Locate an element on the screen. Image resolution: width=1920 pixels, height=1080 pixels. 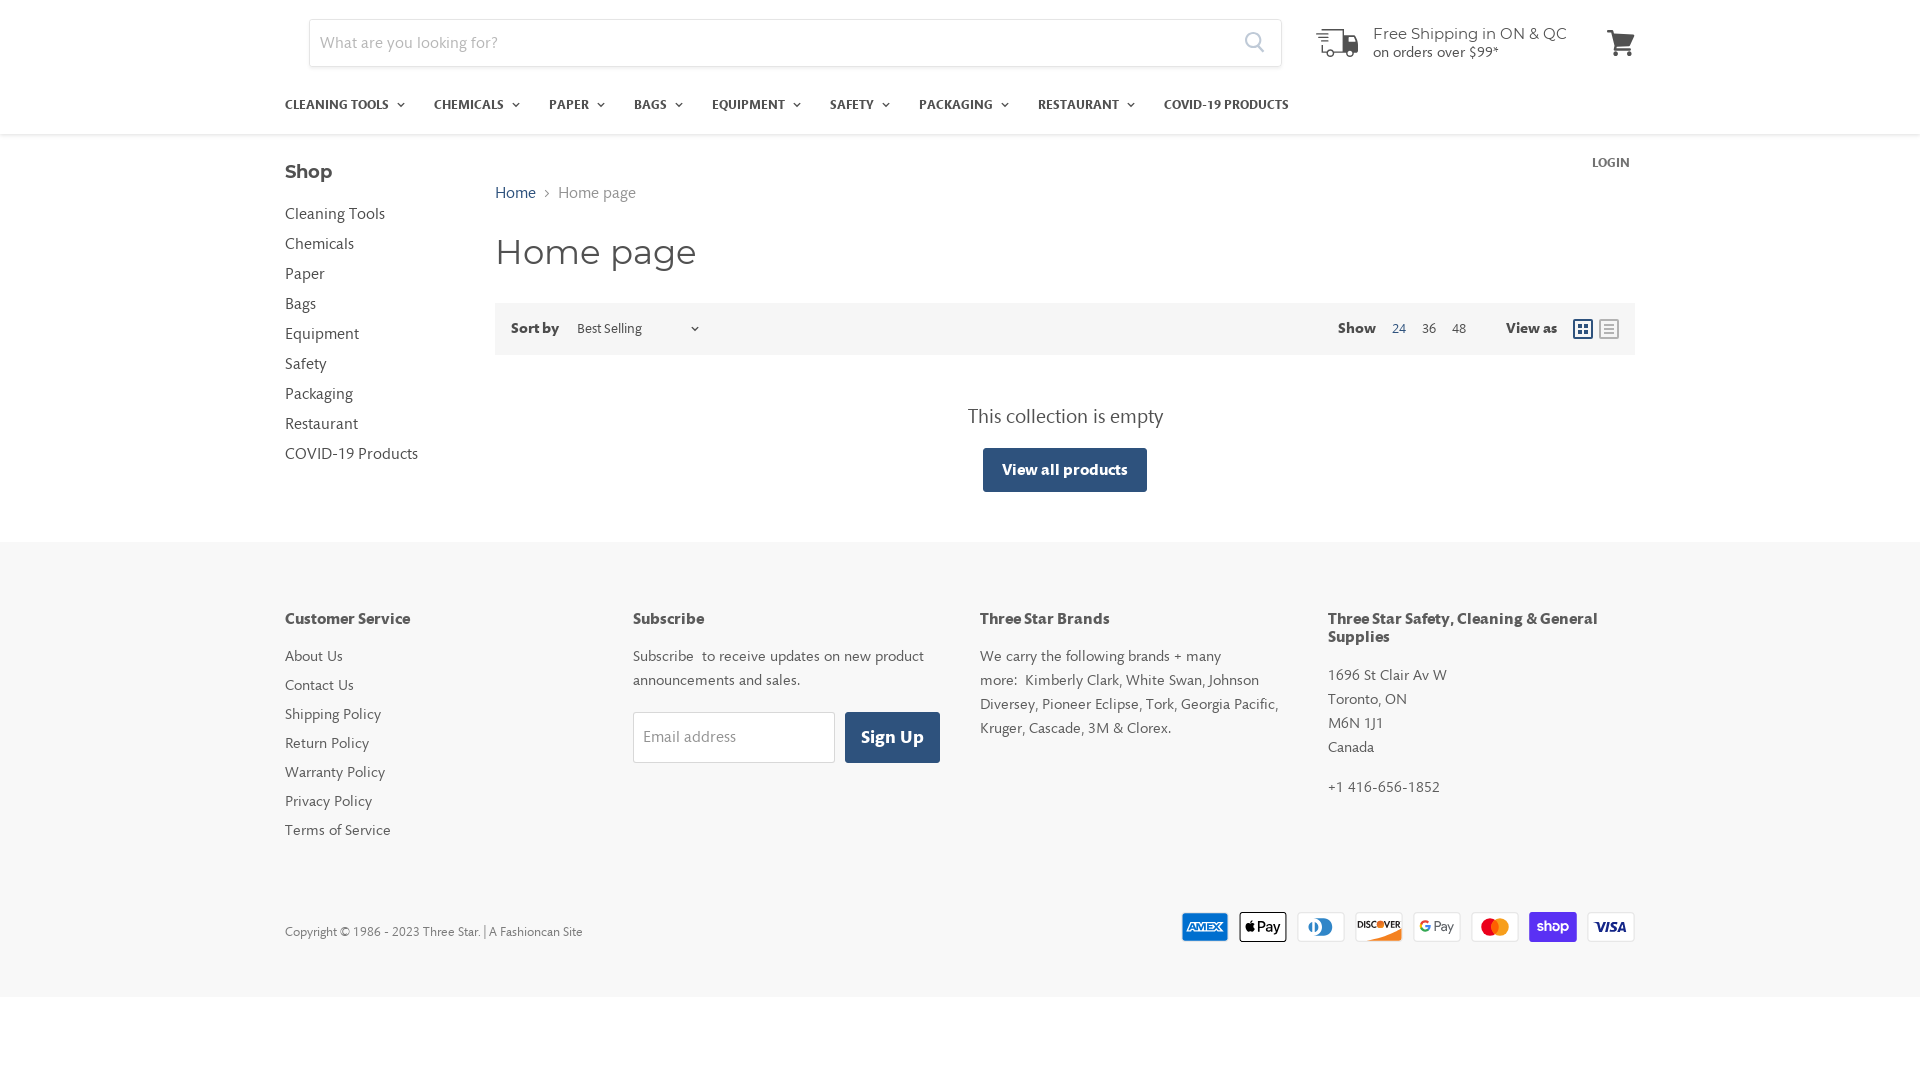
'48' is located at coordinates (1459, 327).